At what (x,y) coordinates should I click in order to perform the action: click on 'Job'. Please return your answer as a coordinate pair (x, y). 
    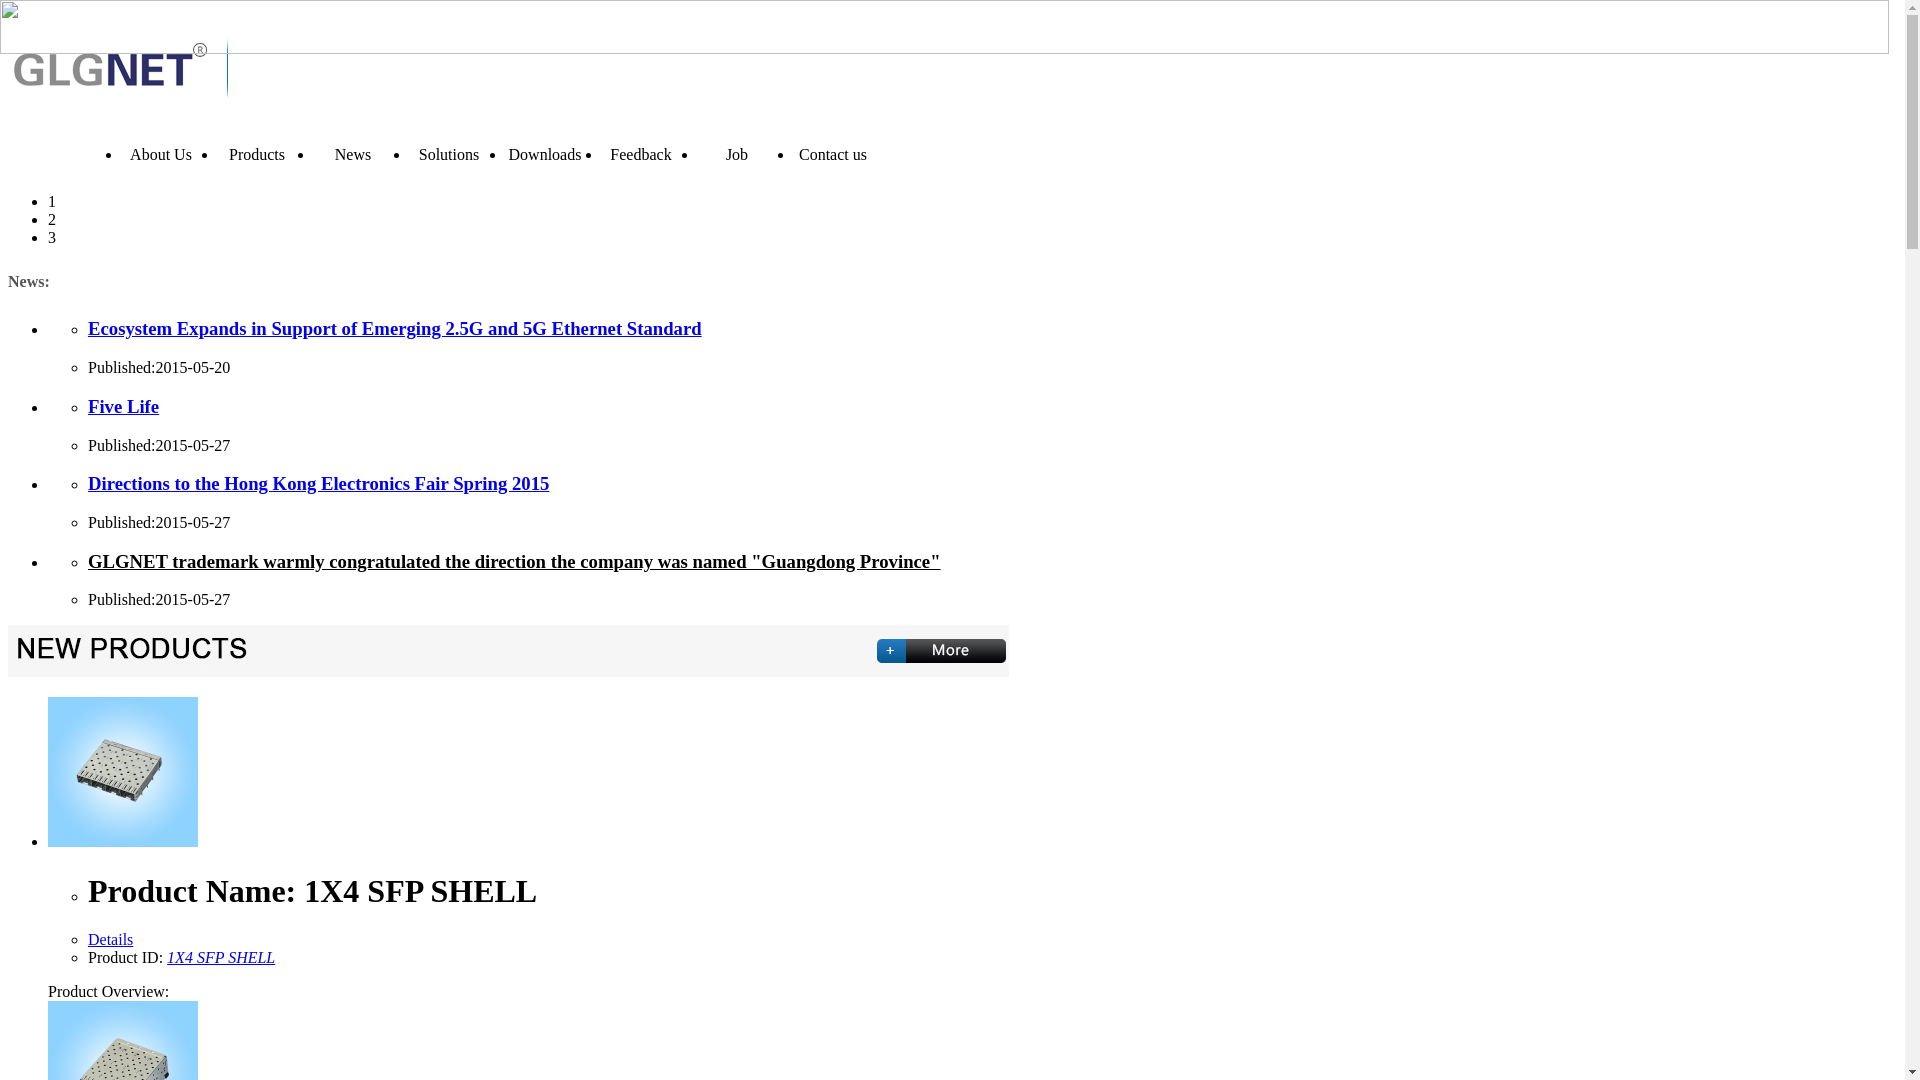
    Looking at the image, I should click on (736, 153).